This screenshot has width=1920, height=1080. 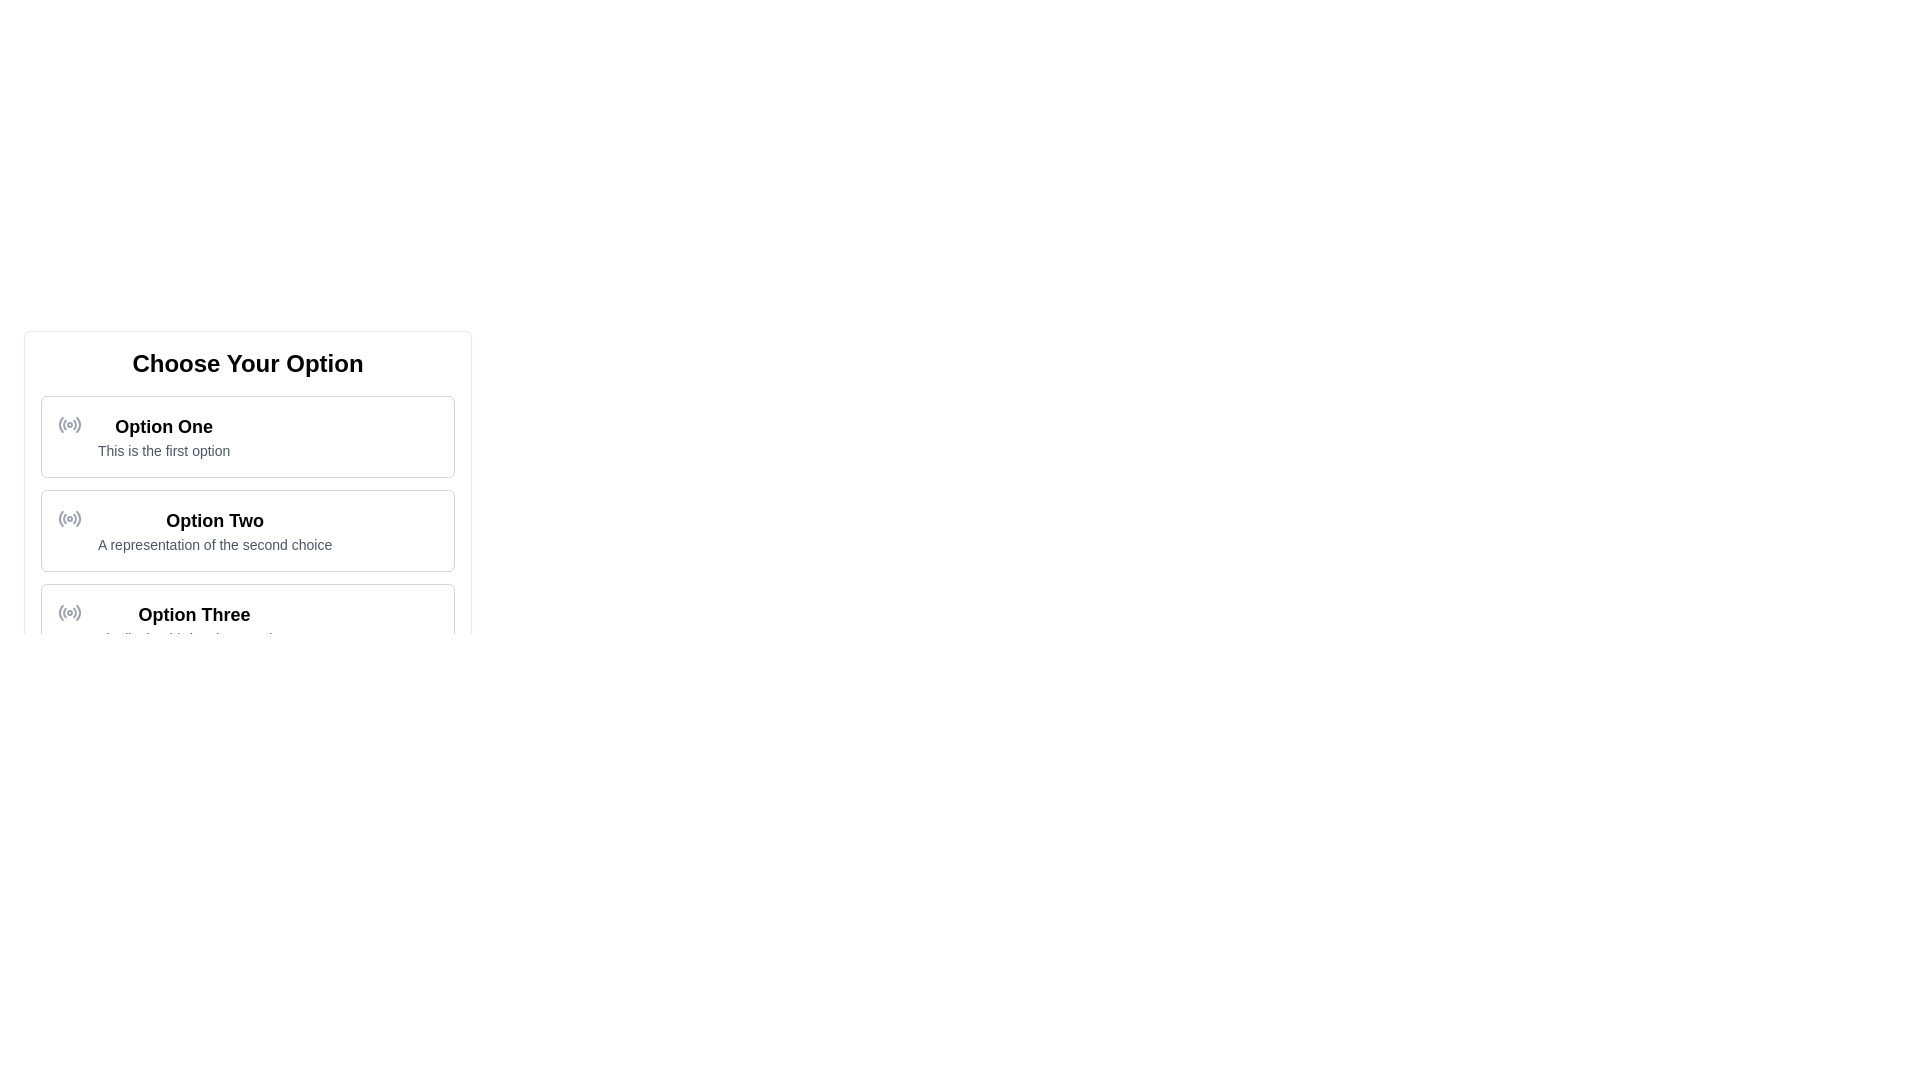 I want to click on the radio button option labeled 'Option Two', so click(x=247, y=530).